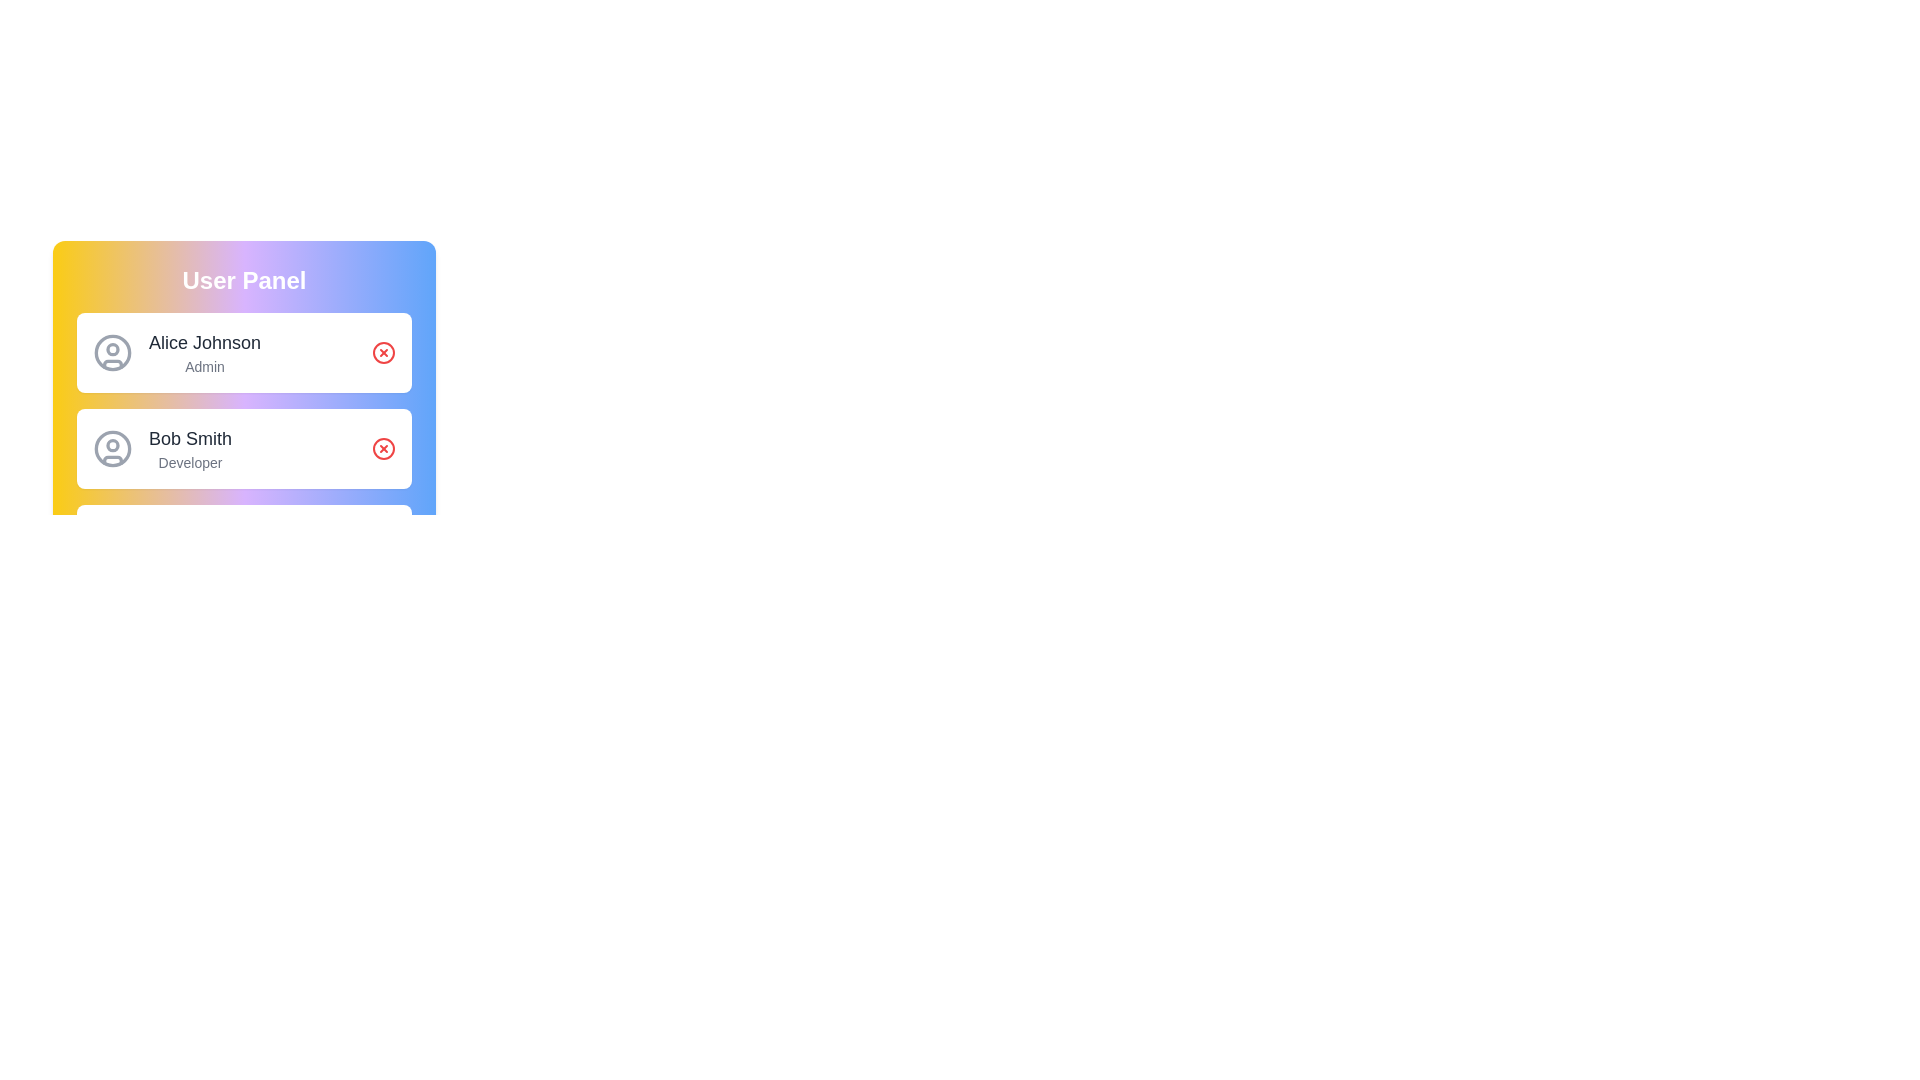  What do you see at coordinates (112, 443) in the screenshot?
I see `the small circular graphical feature representing the user profile picture of 'Bob Smith', located in the user list` at bounding box center [112, 443].